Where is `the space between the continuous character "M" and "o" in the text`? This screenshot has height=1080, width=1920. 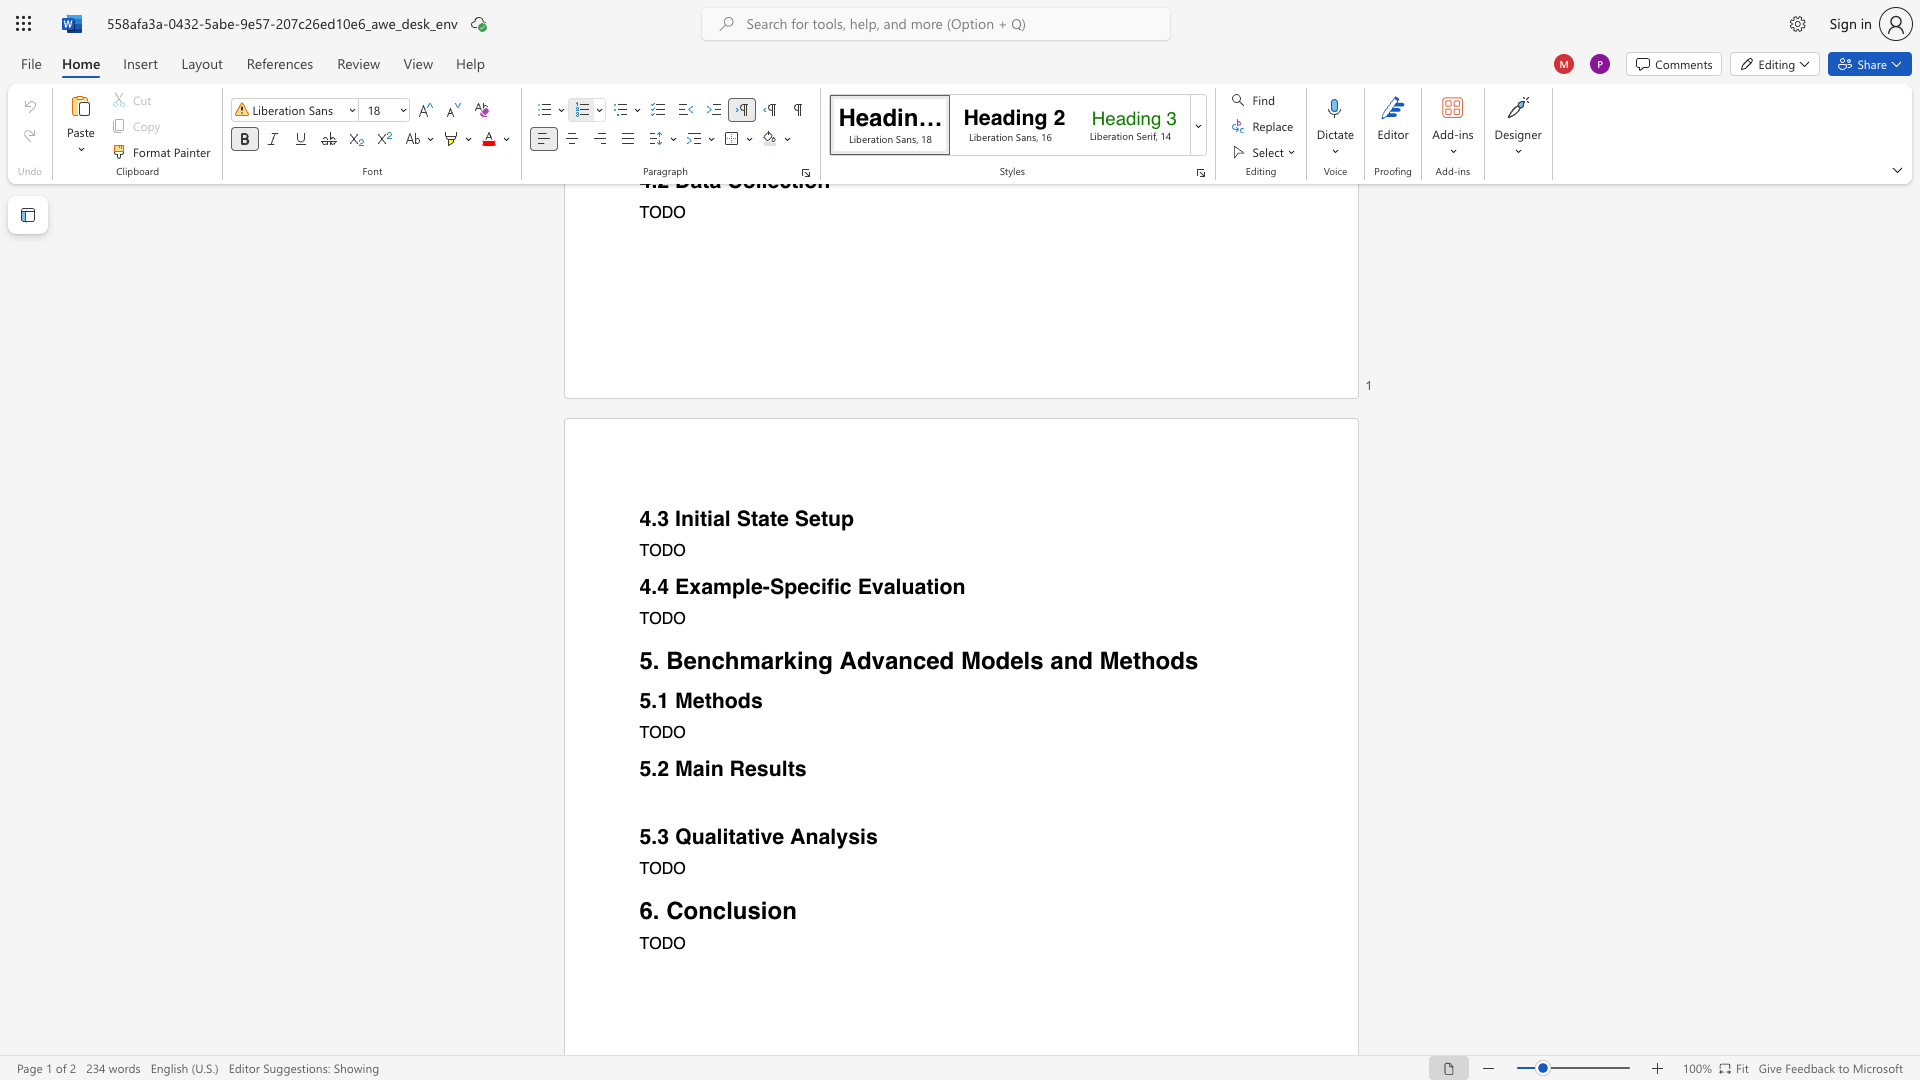 the space between the continuous character "M" and "o" in the text is located at coordinates (979, 660).